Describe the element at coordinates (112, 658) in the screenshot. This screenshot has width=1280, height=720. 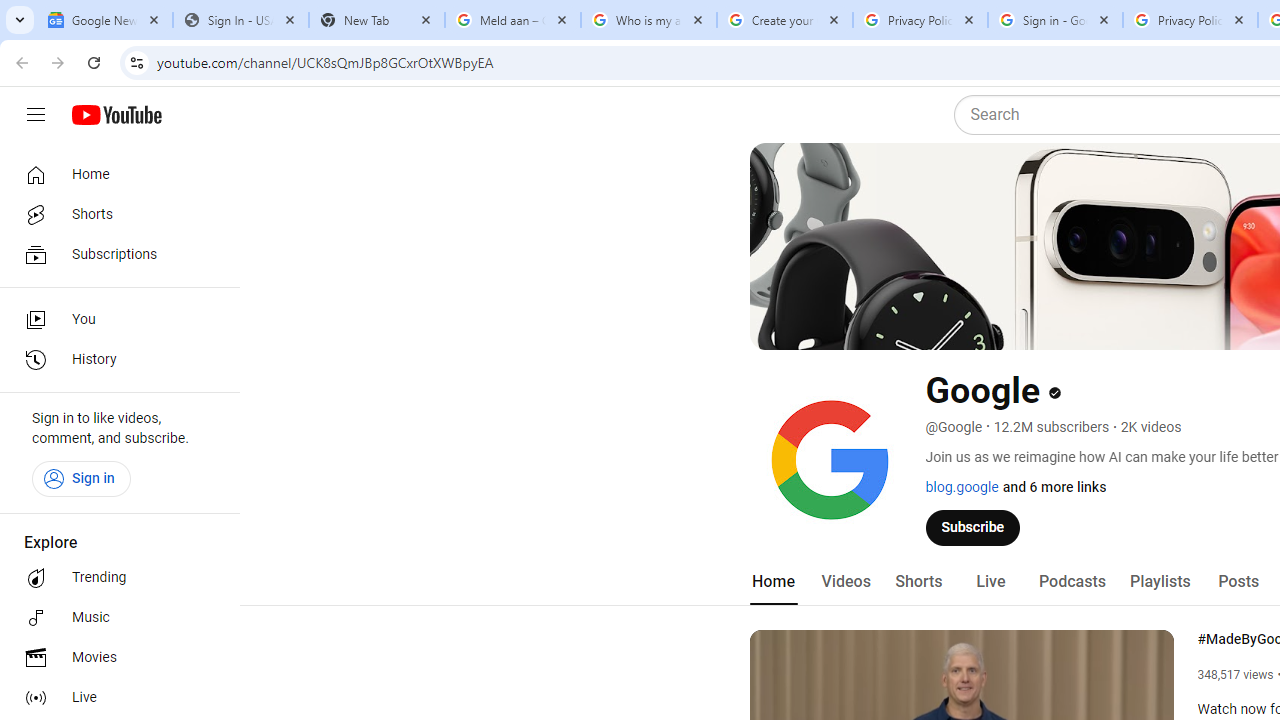
I see `'Movies'` at that location.